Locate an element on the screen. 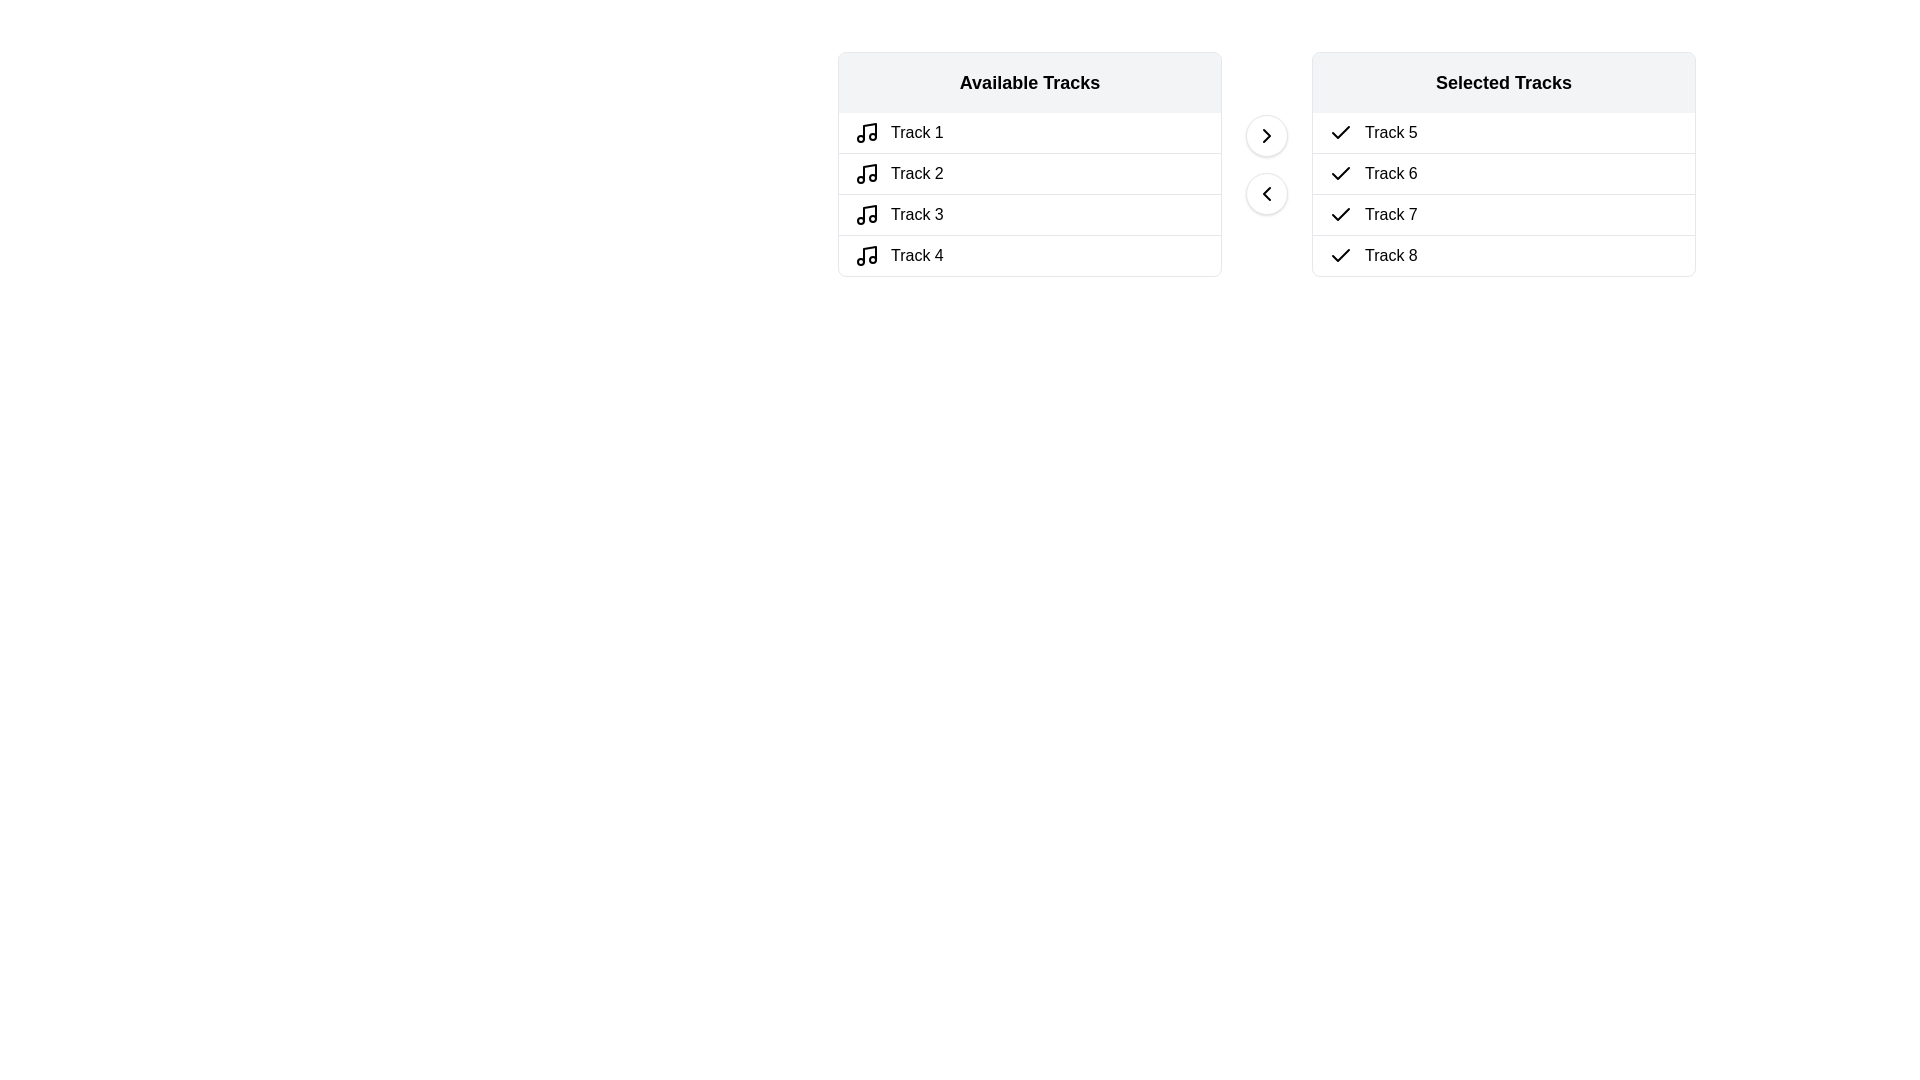 This screenshot has width=1920, height=1080. the music note icon located before the text 'Track 1' in the 'Available Tracks' section of the left panel is located at coordinates (867, 132).